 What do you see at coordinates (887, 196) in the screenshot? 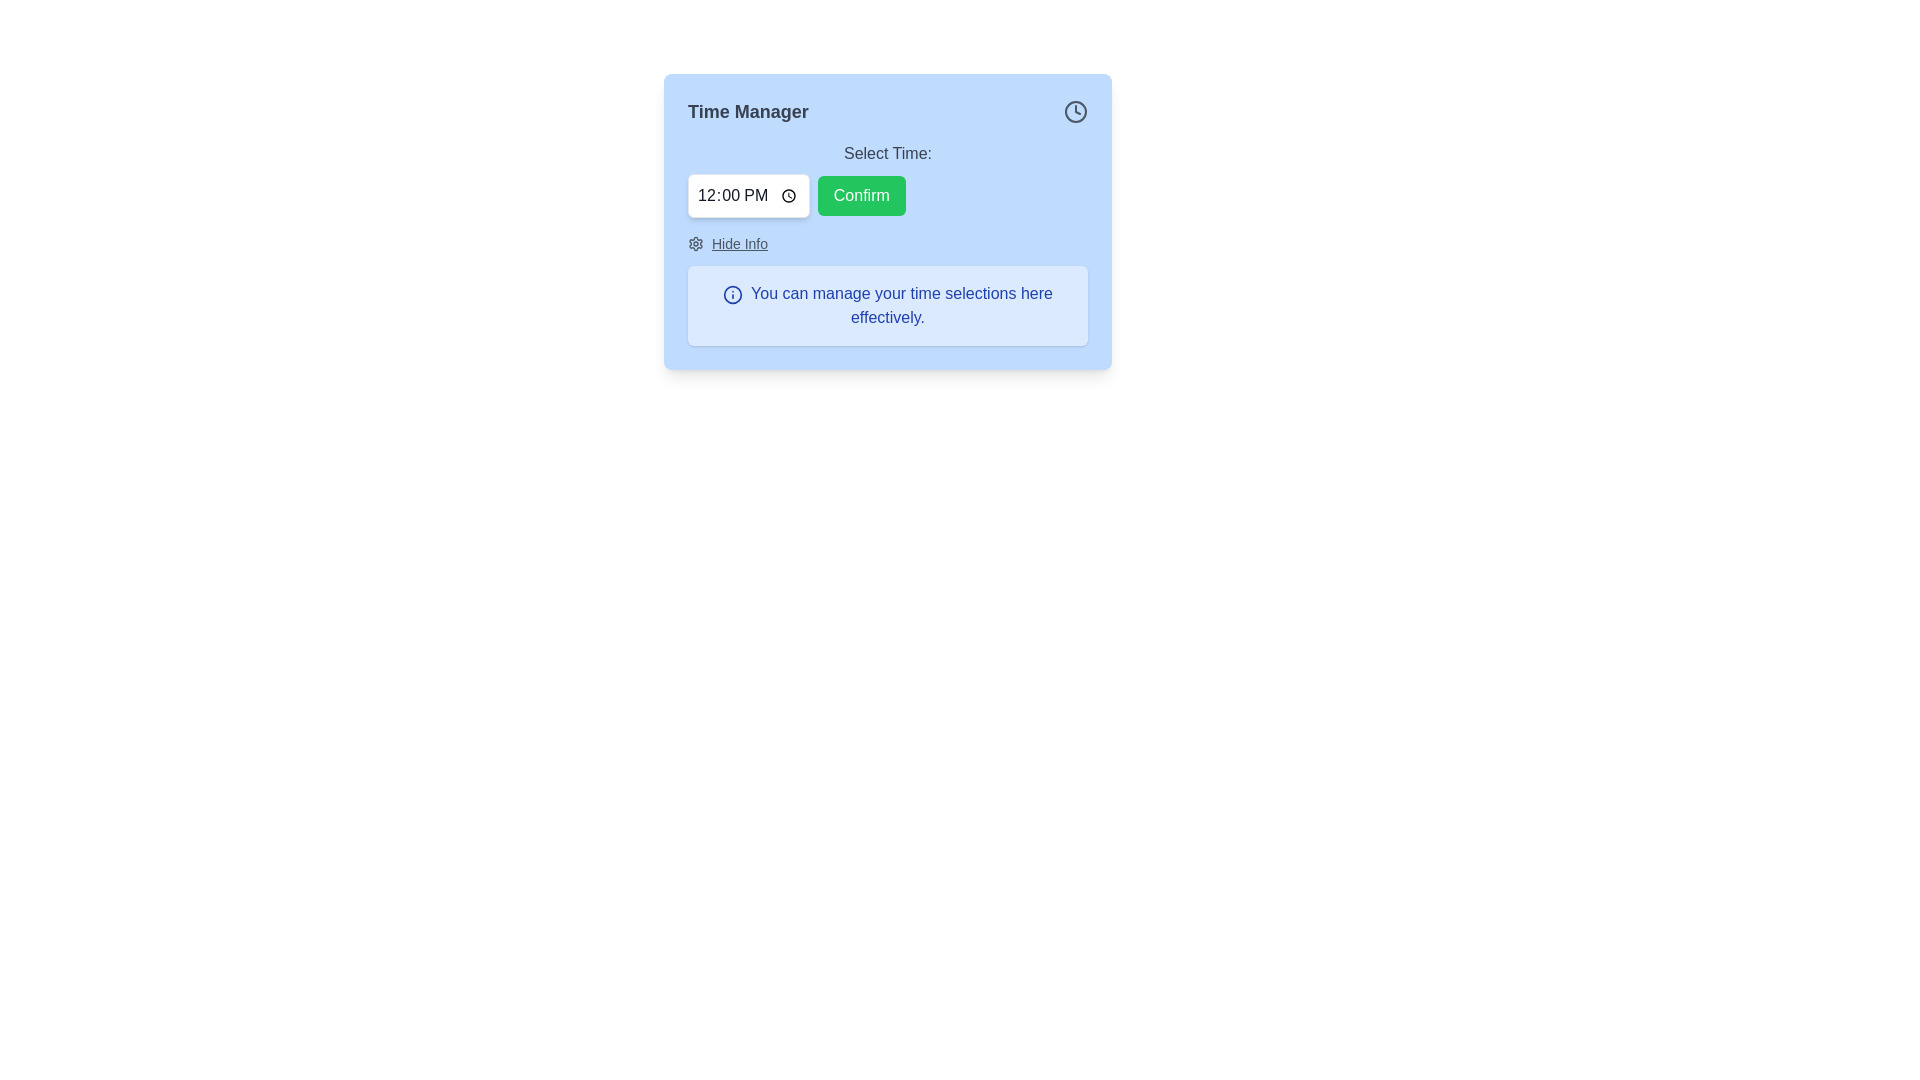
I see `the confirm button located to the right of the time selector field under the heading 'Select Time:' to observe hover effects` at bounding box center [887, 196].